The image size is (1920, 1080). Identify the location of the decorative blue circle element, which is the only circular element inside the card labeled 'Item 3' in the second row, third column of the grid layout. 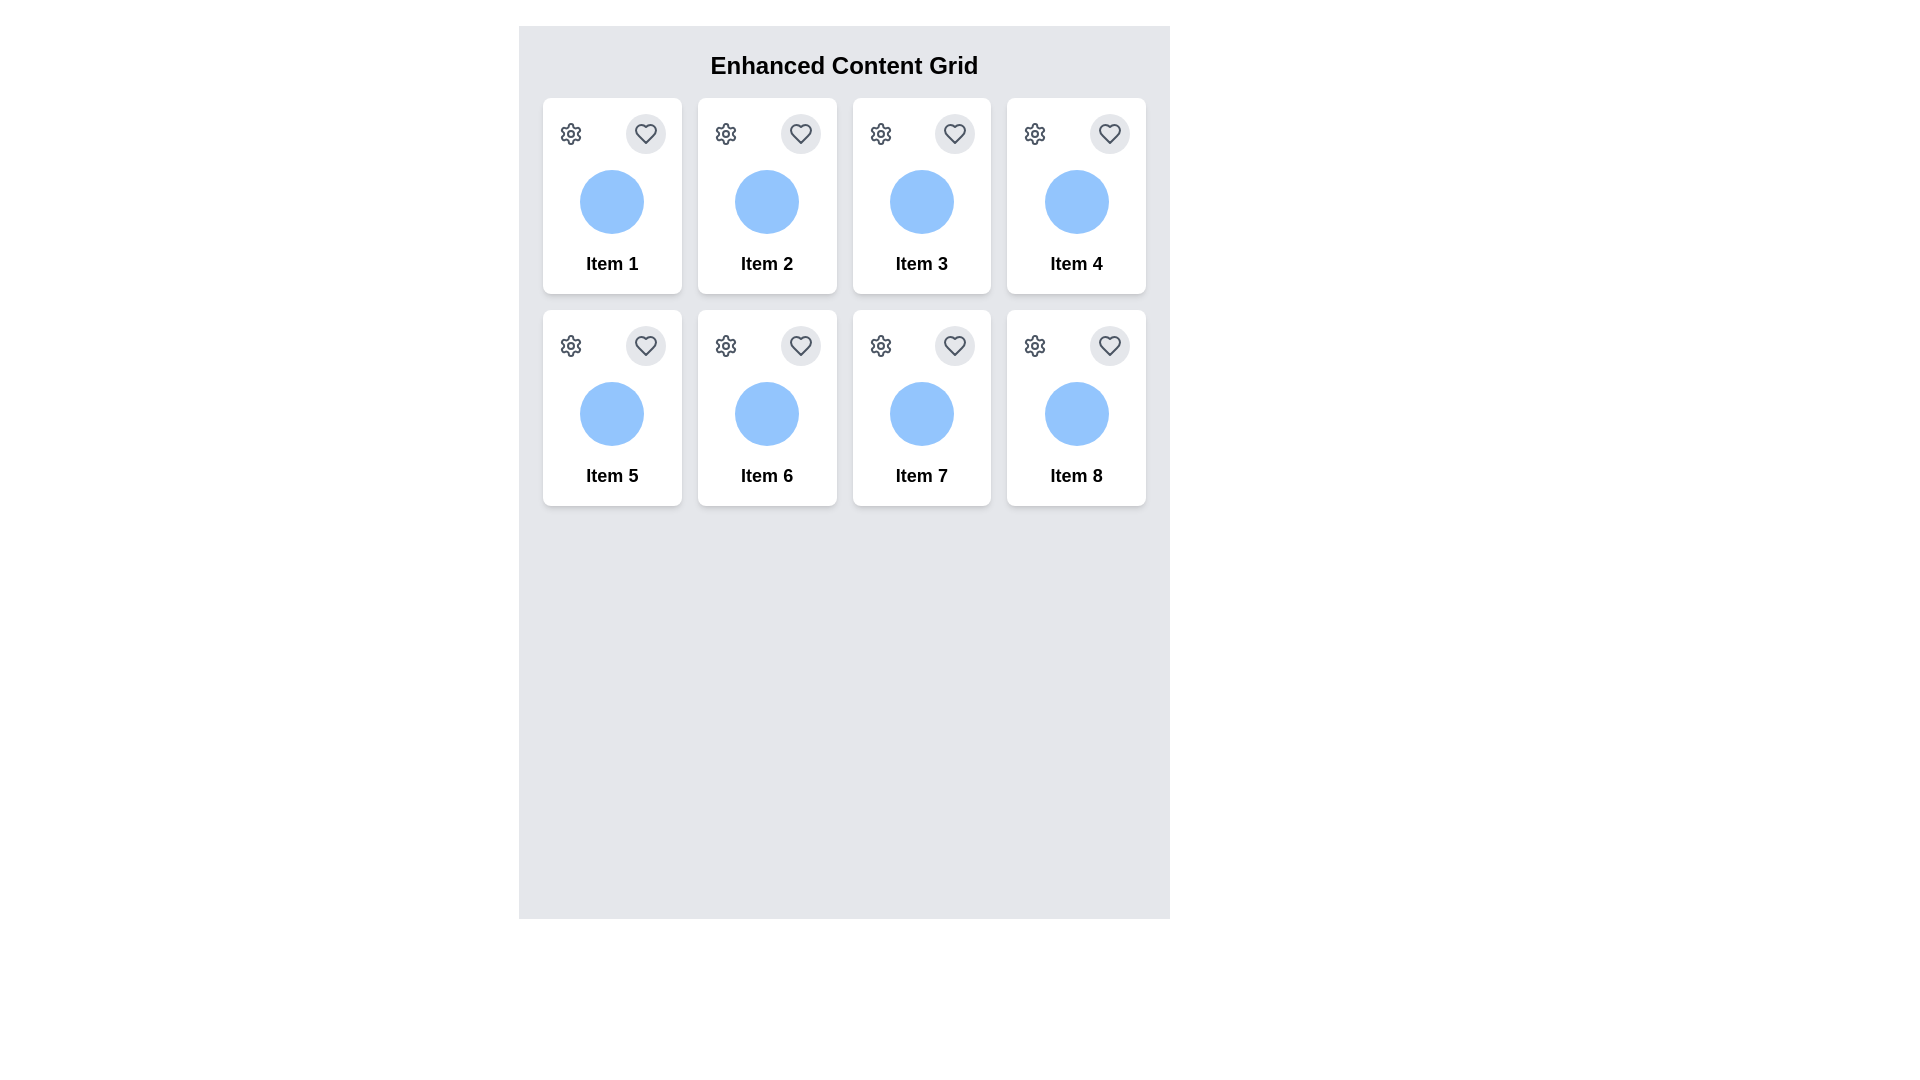
(920, 201).